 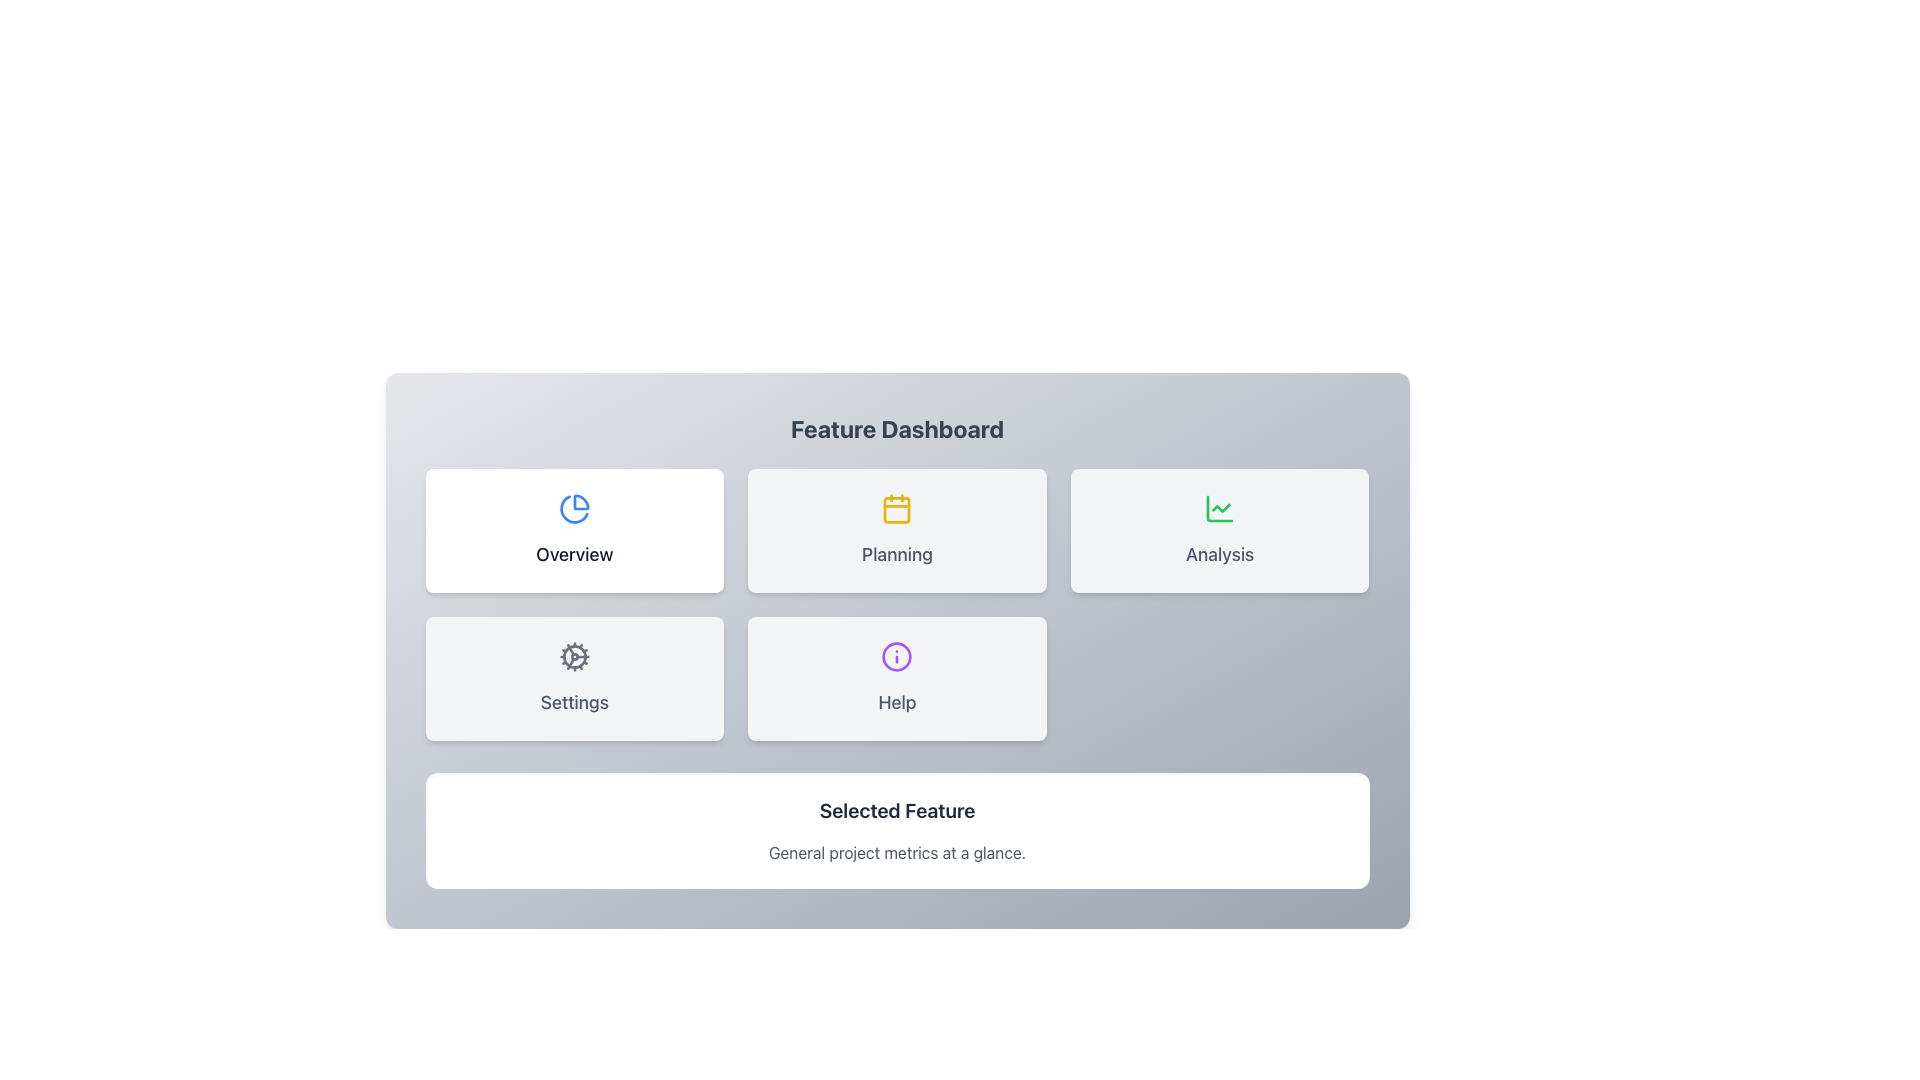 What do you see at coordinates (1219, 508) in the screenshot?
I see `the green line chart icon located in the 'Analysis' card at the top-right section of the dashboard` at bounding box center [1219, 508].